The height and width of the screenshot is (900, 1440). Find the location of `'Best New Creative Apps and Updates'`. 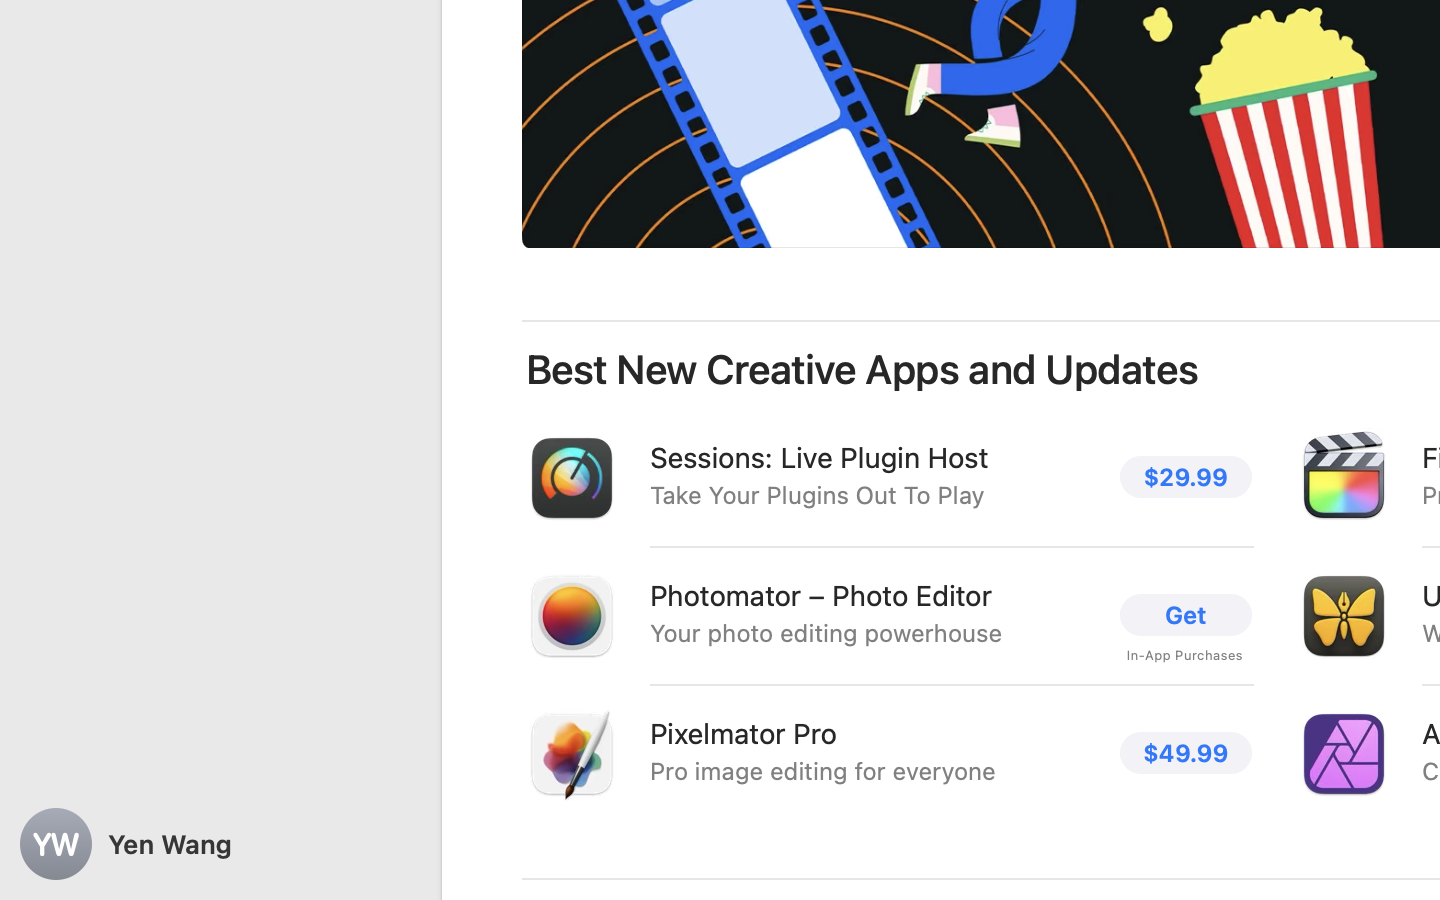

'Best New Creative Apps and Updates' is located at coordinates (861, 369).